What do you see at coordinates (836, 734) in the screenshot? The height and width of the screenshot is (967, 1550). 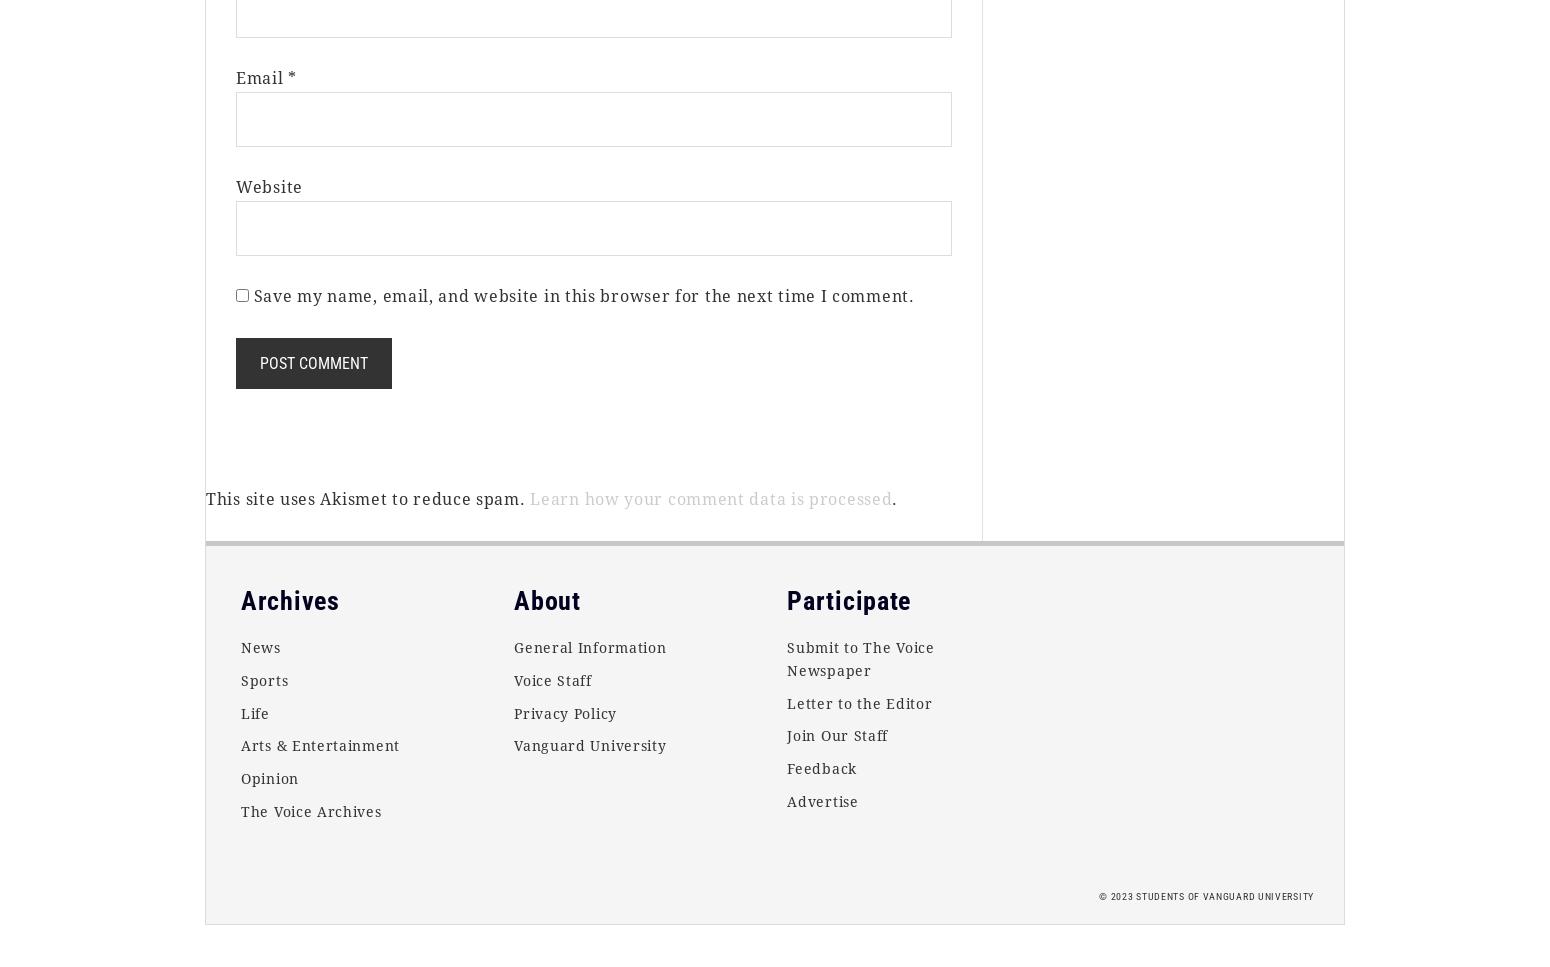 I see `'Join Our Staff'` at bounding box center [836, 734].